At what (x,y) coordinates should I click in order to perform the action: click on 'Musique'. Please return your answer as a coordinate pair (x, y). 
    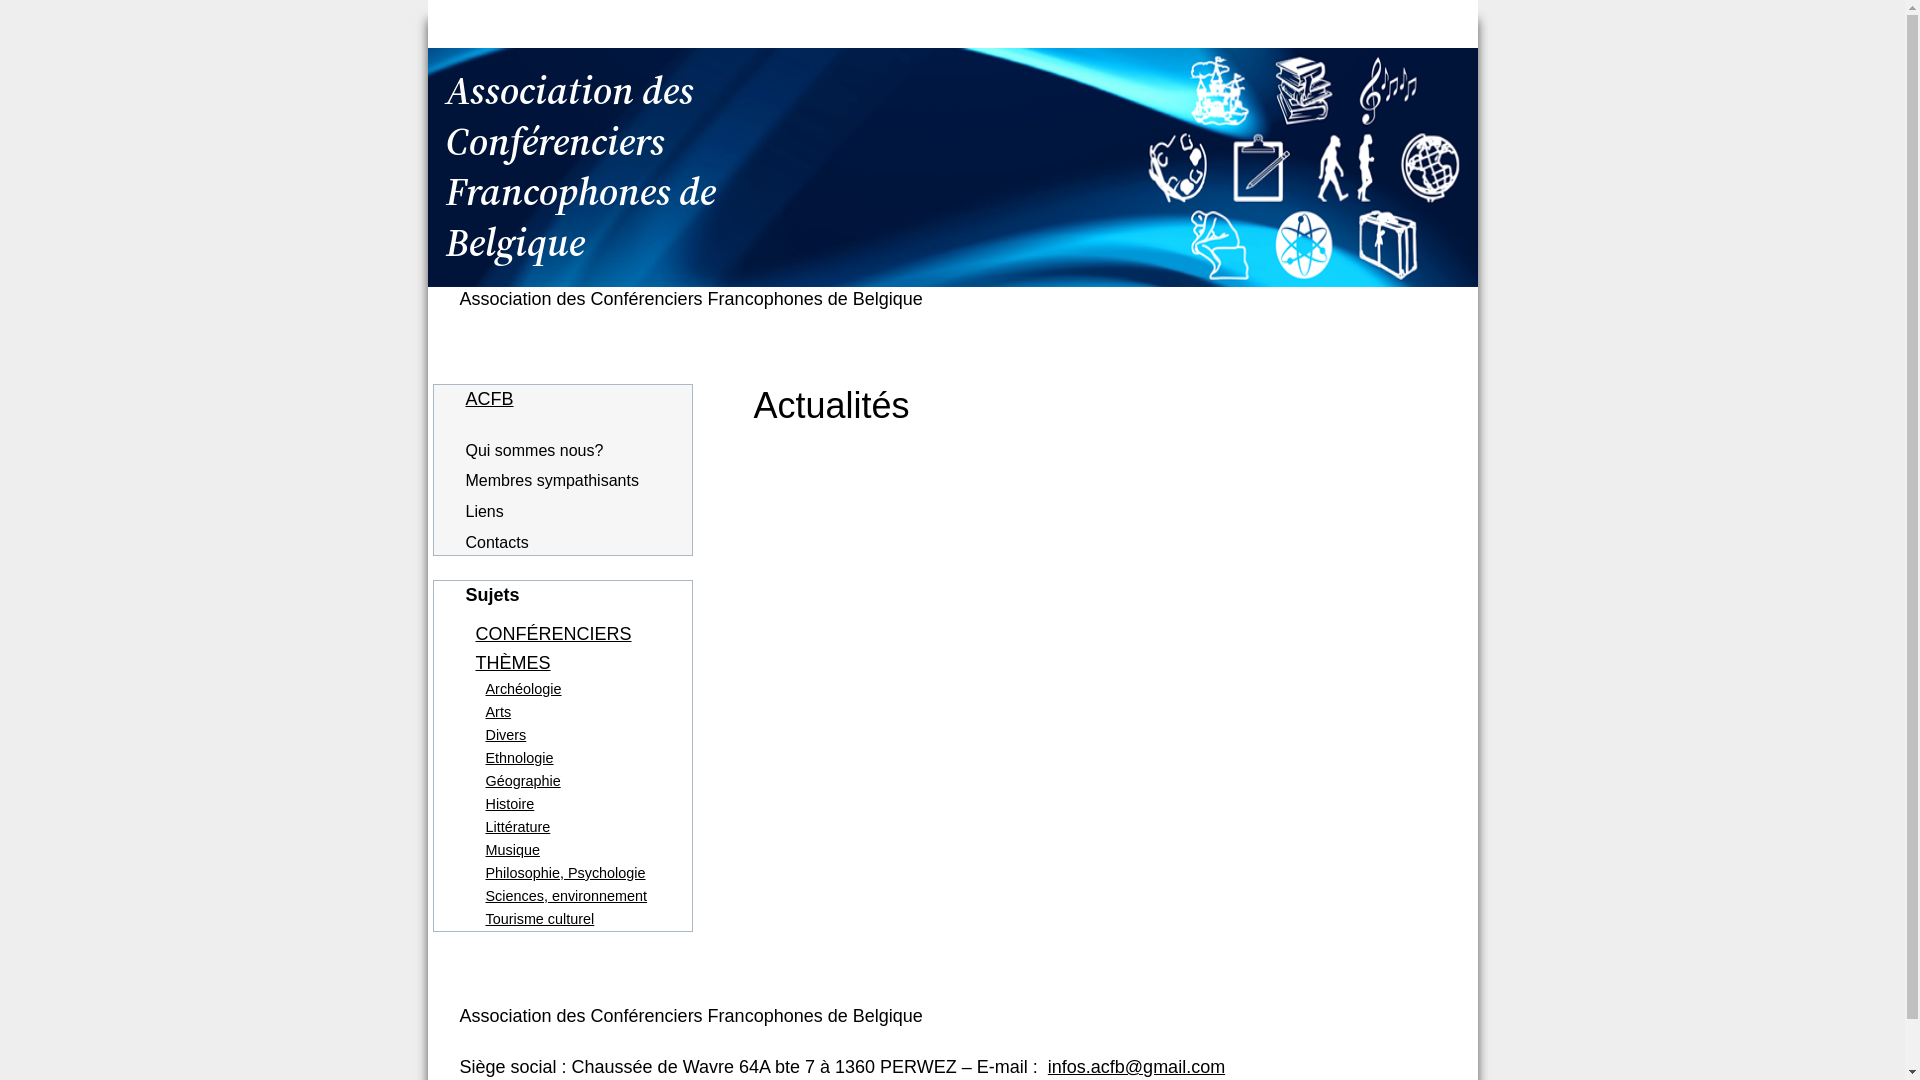
    Looking at the image, I should click on (513, 849).